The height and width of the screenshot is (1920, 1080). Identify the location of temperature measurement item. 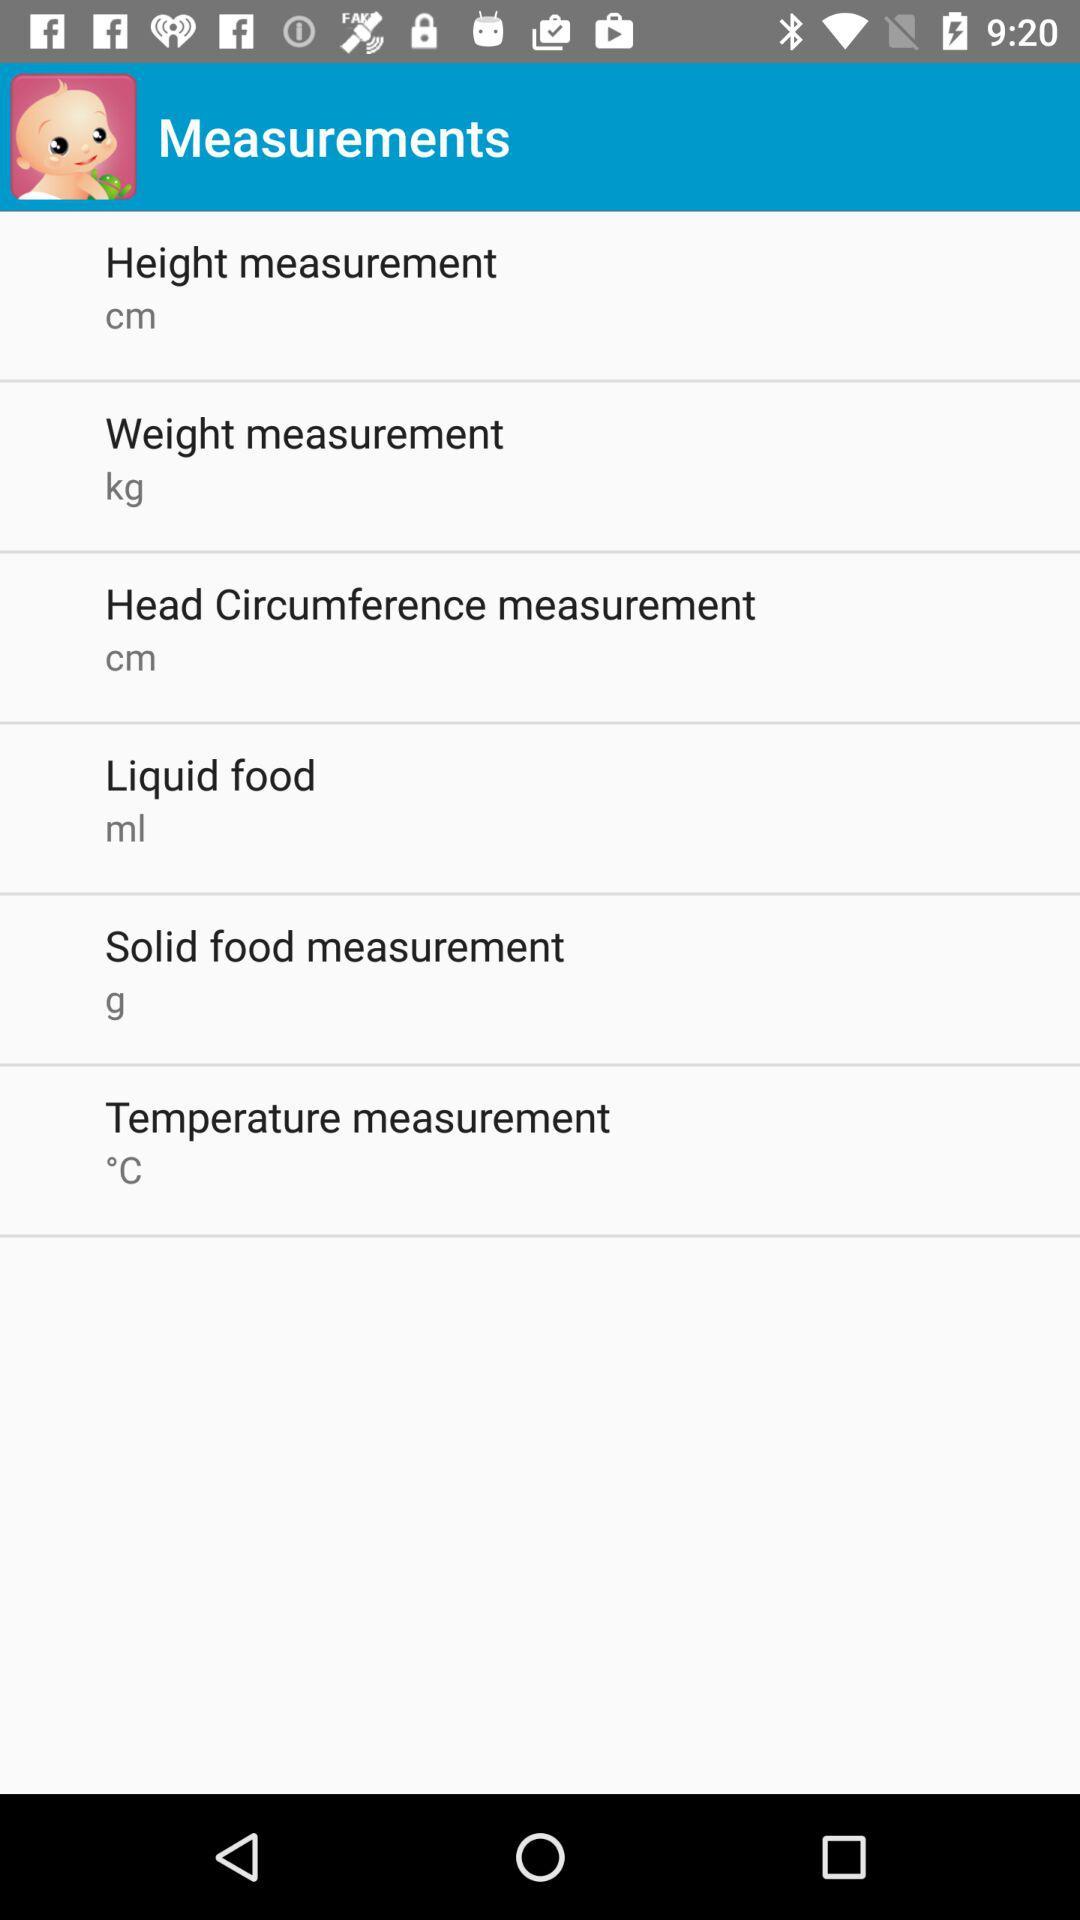
(591, 1115).